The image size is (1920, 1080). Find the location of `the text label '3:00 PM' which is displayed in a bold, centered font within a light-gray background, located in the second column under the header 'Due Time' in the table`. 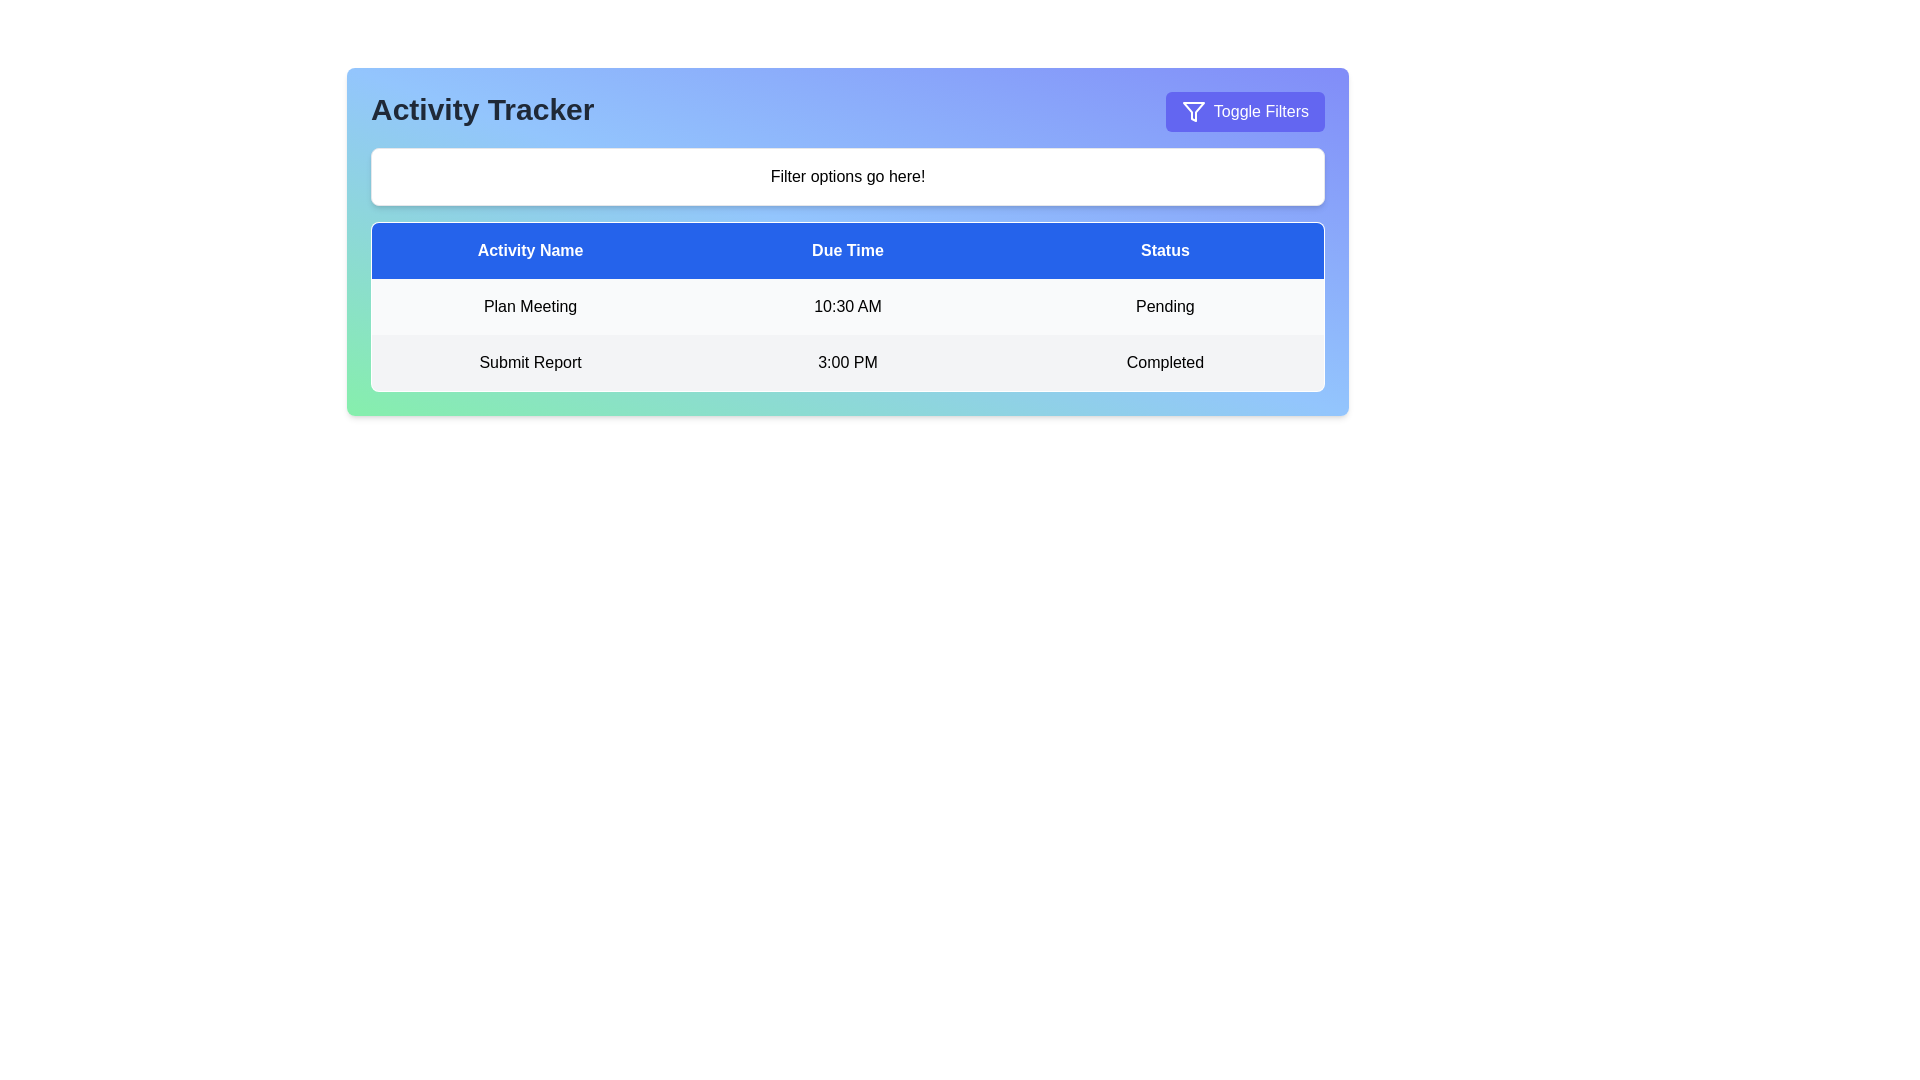

the text label '3:00 PM' which is displayed in a bold, centered font within a light-gray background, located in the second column under the header 'Due Time' in the table is located at coordinates (848, 363).